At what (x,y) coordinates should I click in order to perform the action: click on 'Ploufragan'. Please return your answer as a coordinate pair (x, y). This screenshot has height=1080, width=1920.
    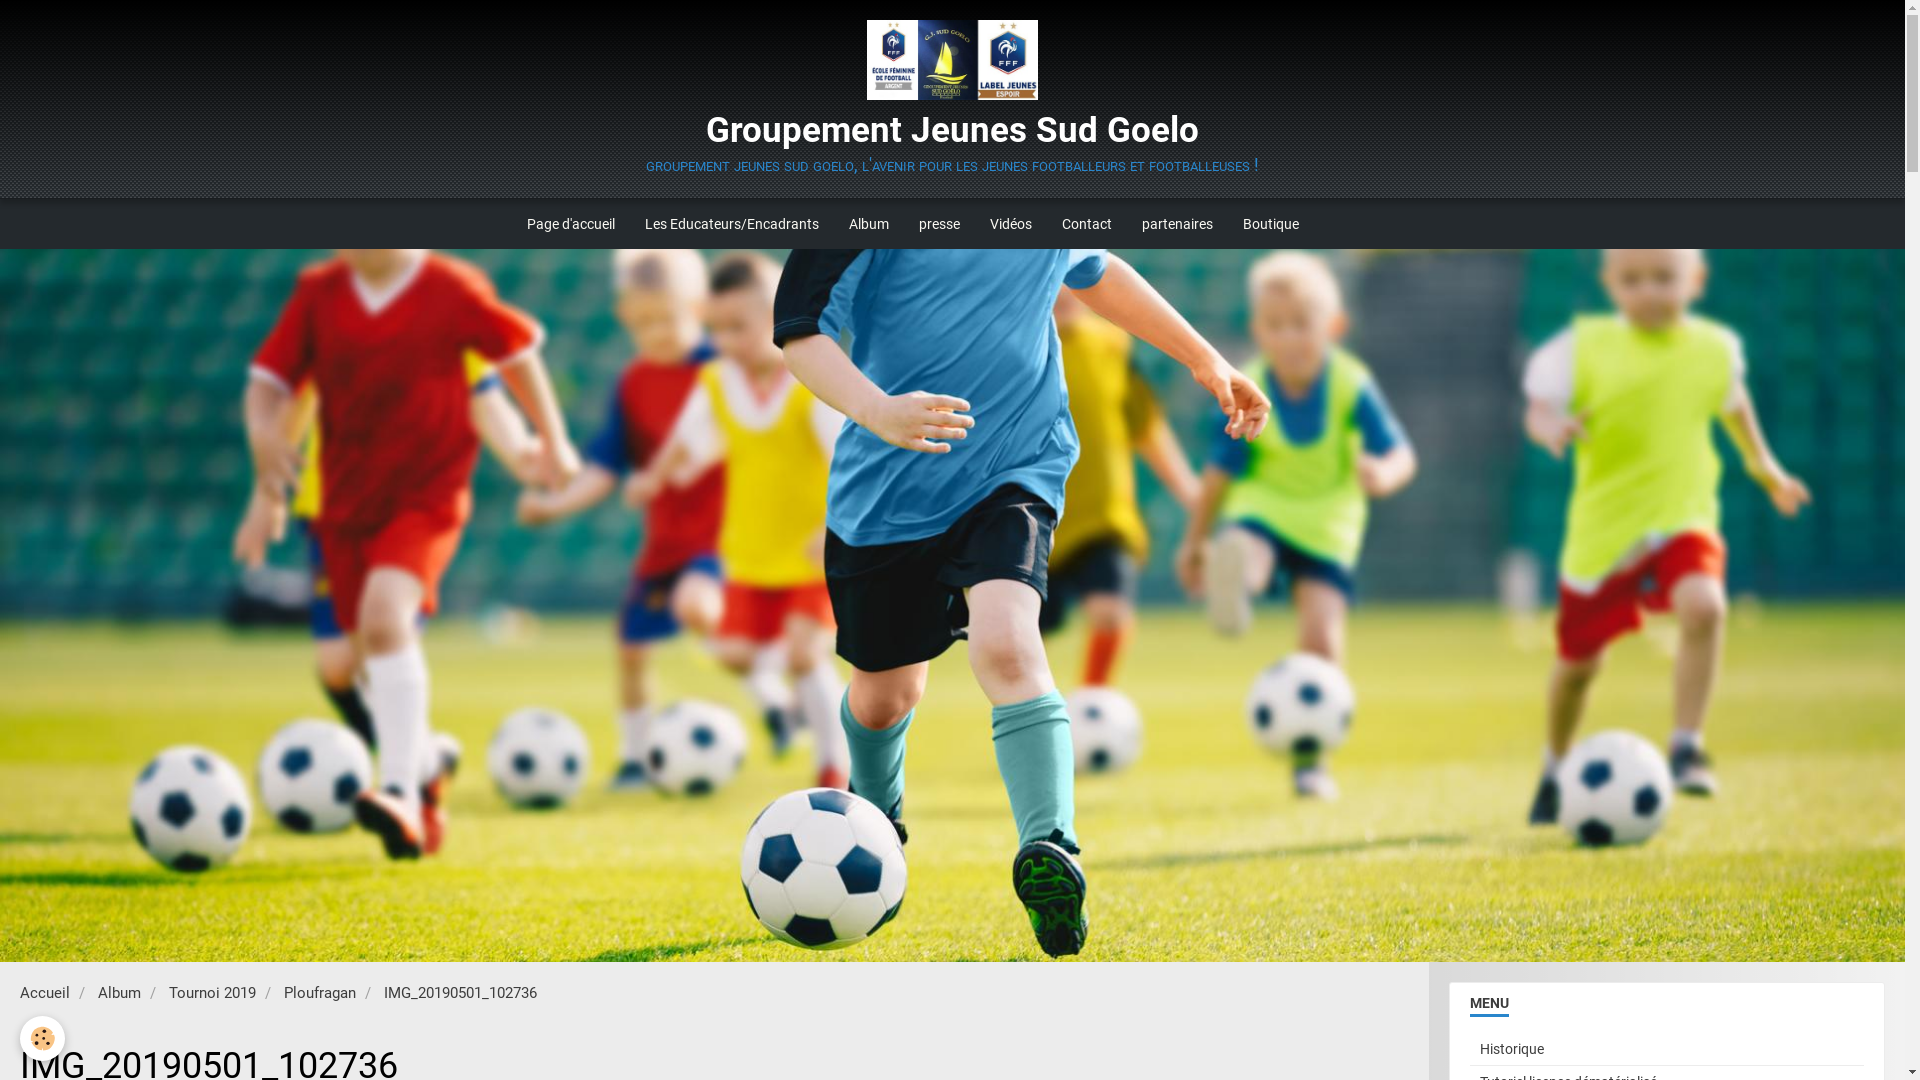
    Looking at the image, I should click on (282, 992).